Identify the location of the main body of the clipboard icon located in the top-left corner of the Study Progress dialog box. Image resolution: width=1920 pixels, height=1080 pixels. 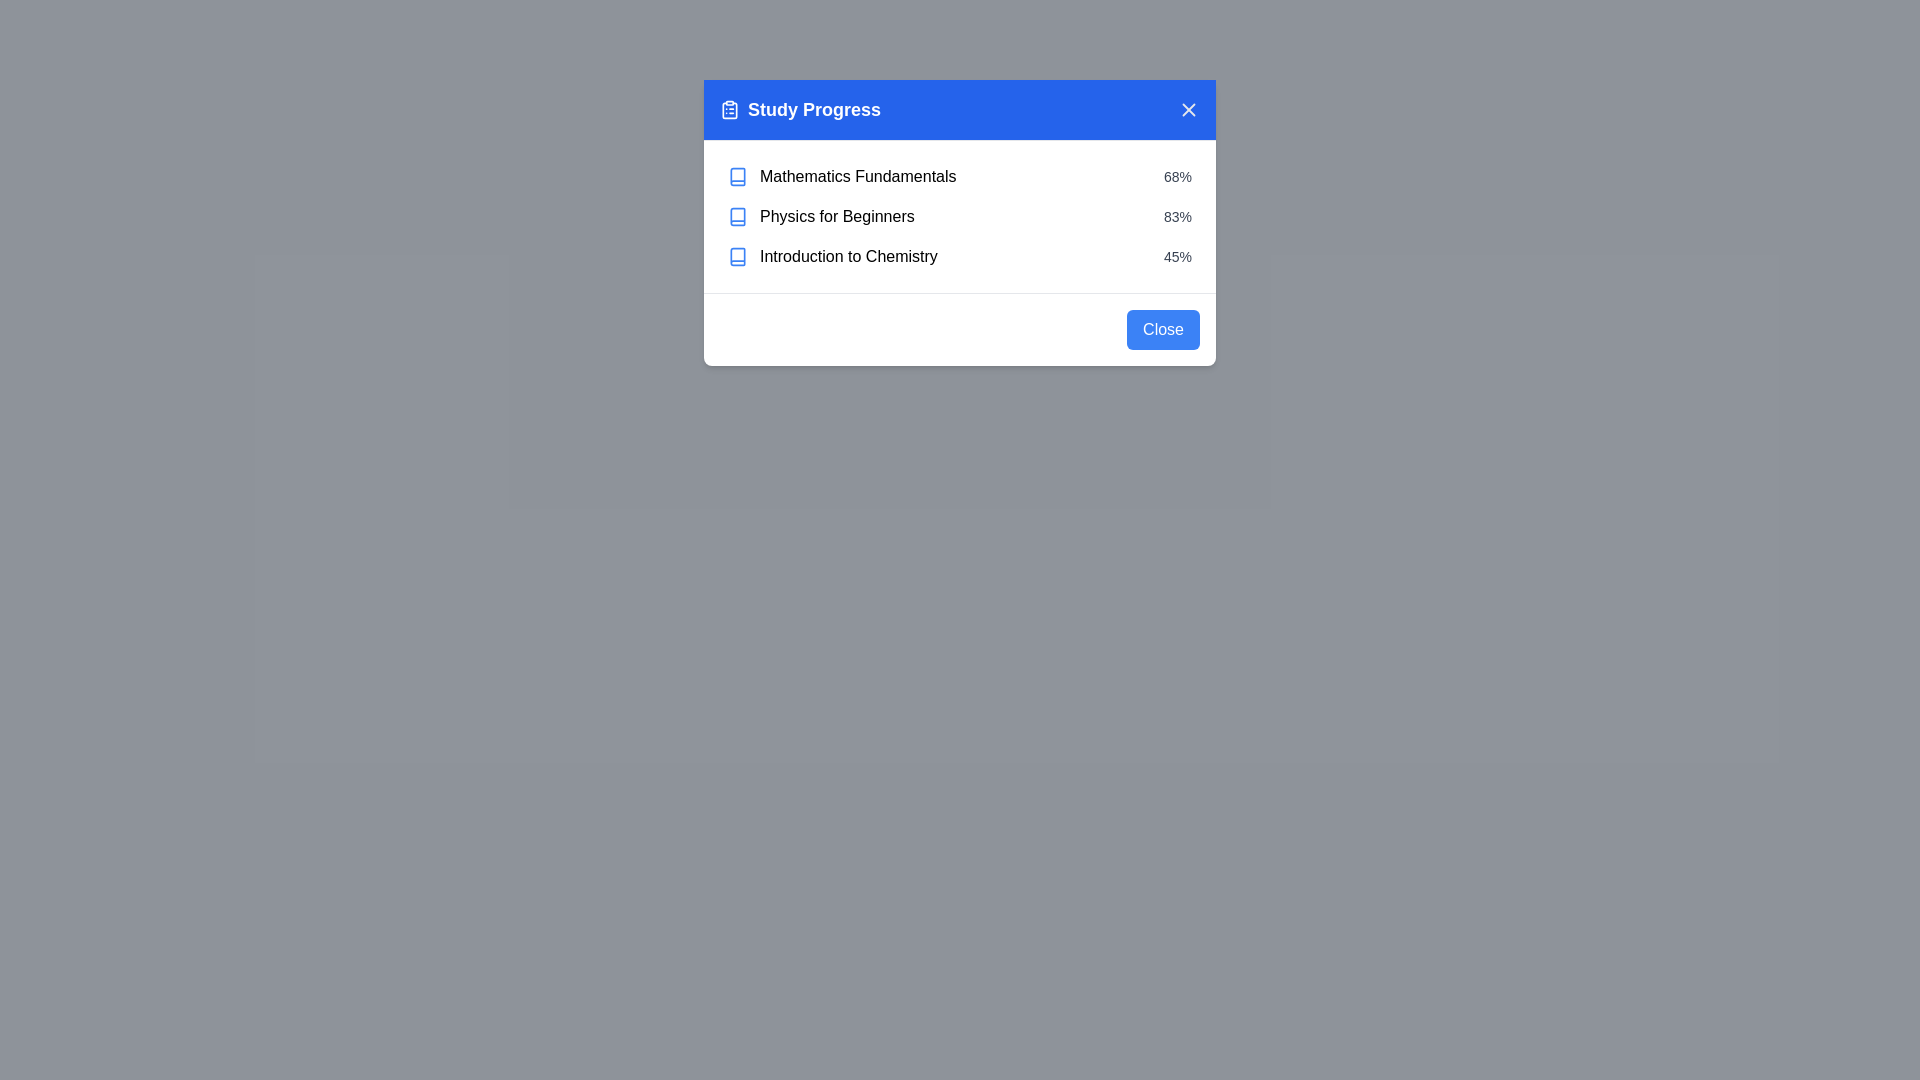
(728, 110).